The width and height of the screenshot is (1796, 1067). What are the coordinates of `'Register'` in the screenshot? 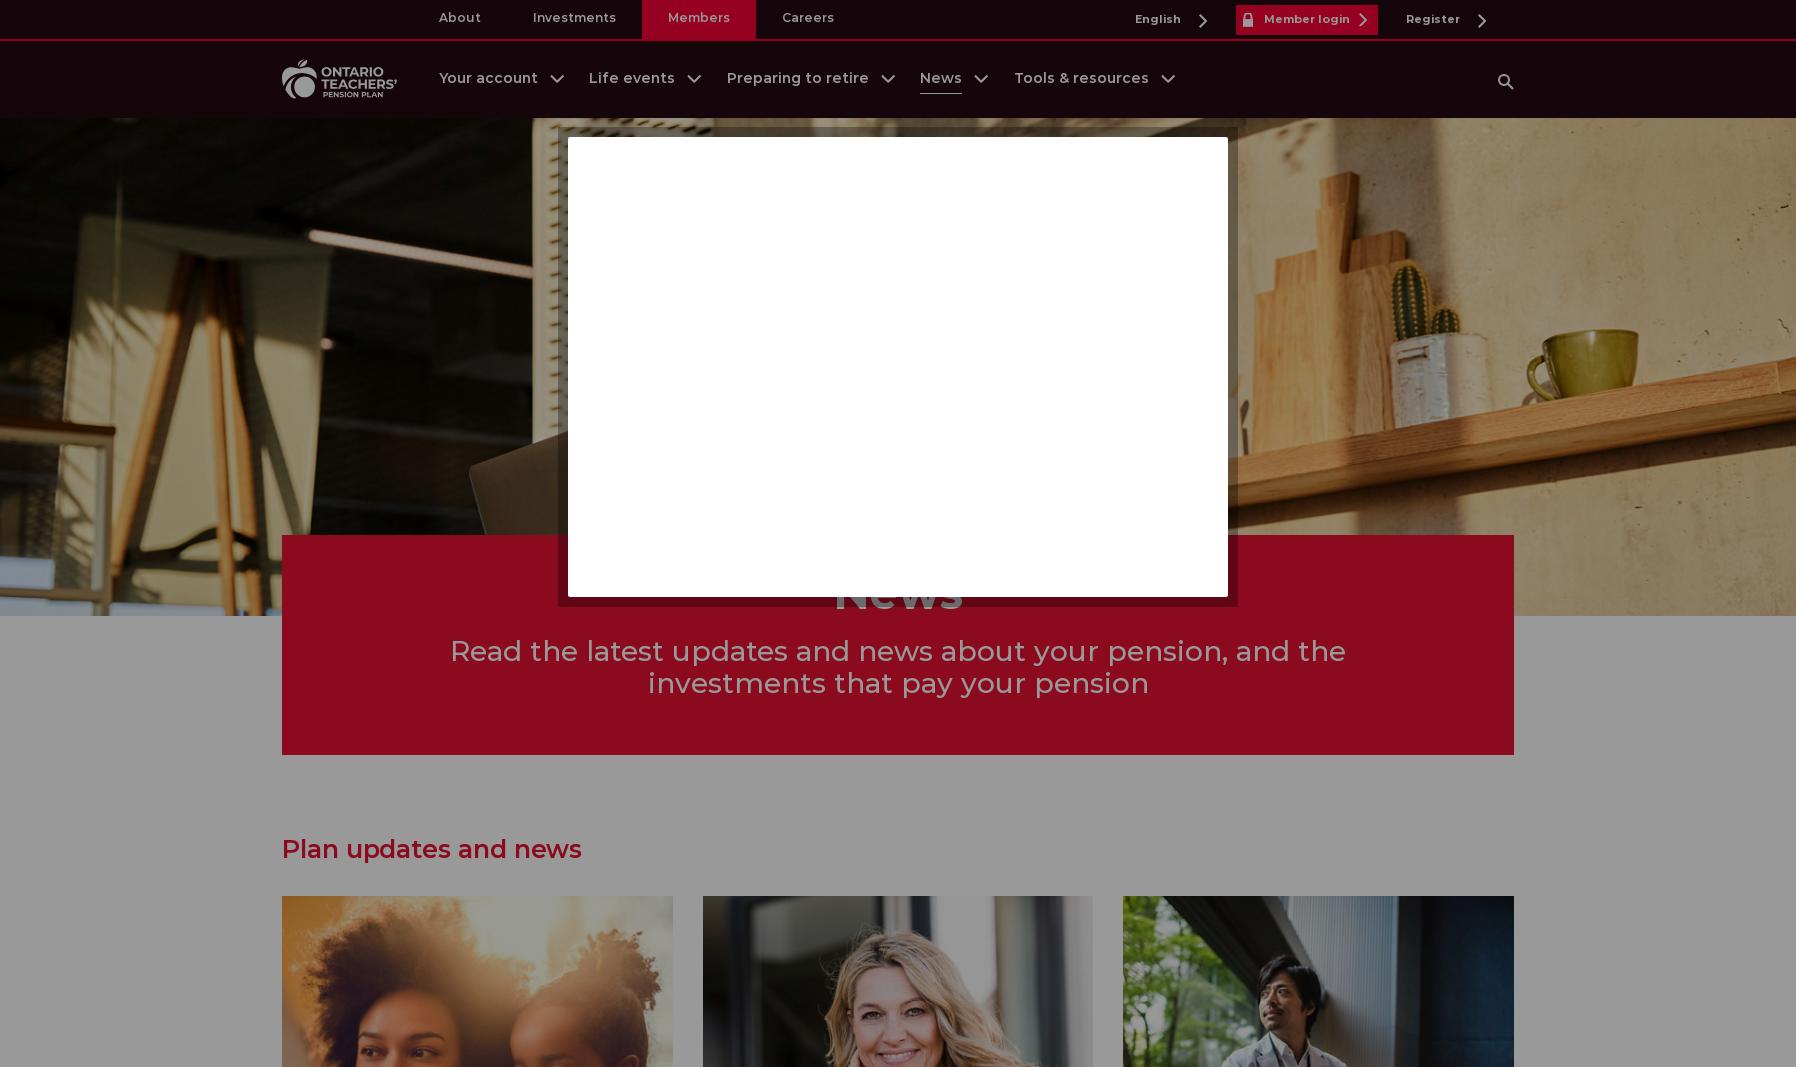 It's located at (1432, 17).